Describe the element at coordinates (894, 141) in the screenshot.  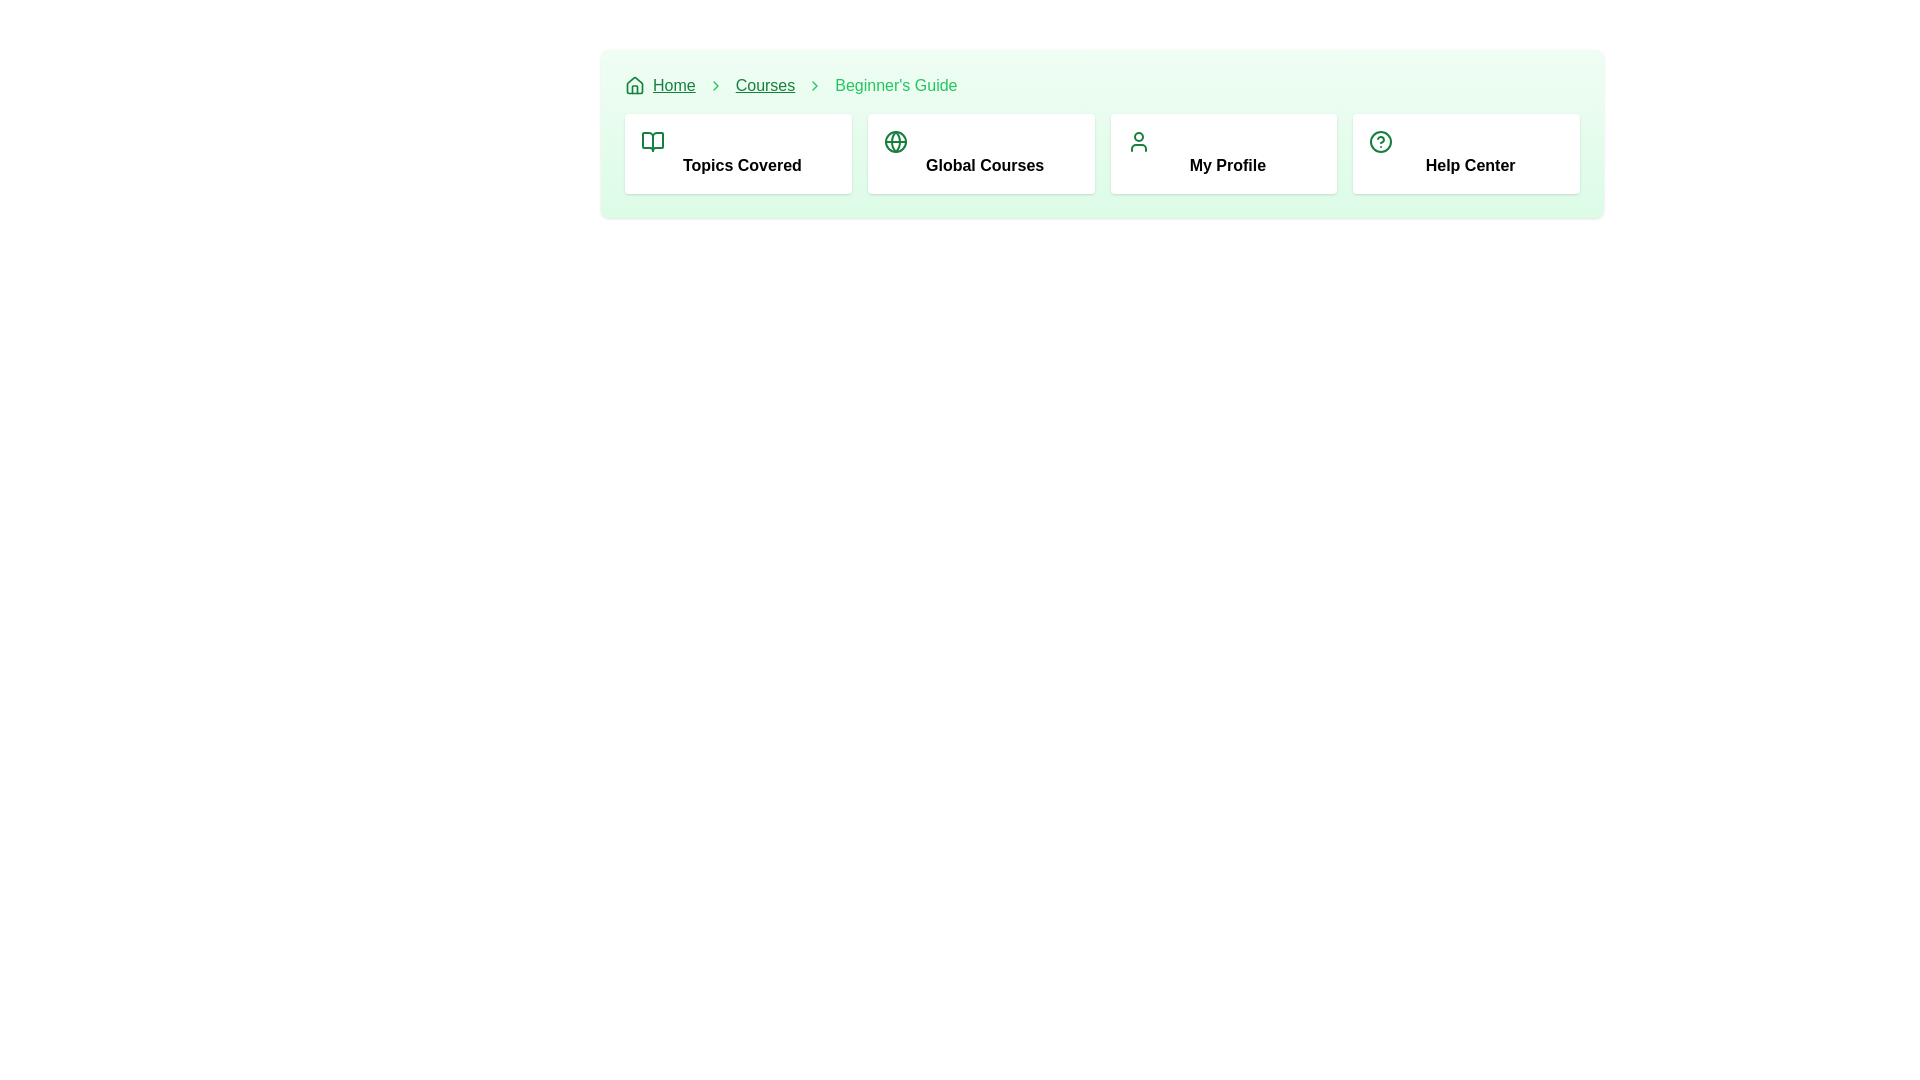
I see `the circular globe icon with a green stroke located in the upper portion of the 'Global Courses' card, which is the second card from the left in a row of options` at that location.